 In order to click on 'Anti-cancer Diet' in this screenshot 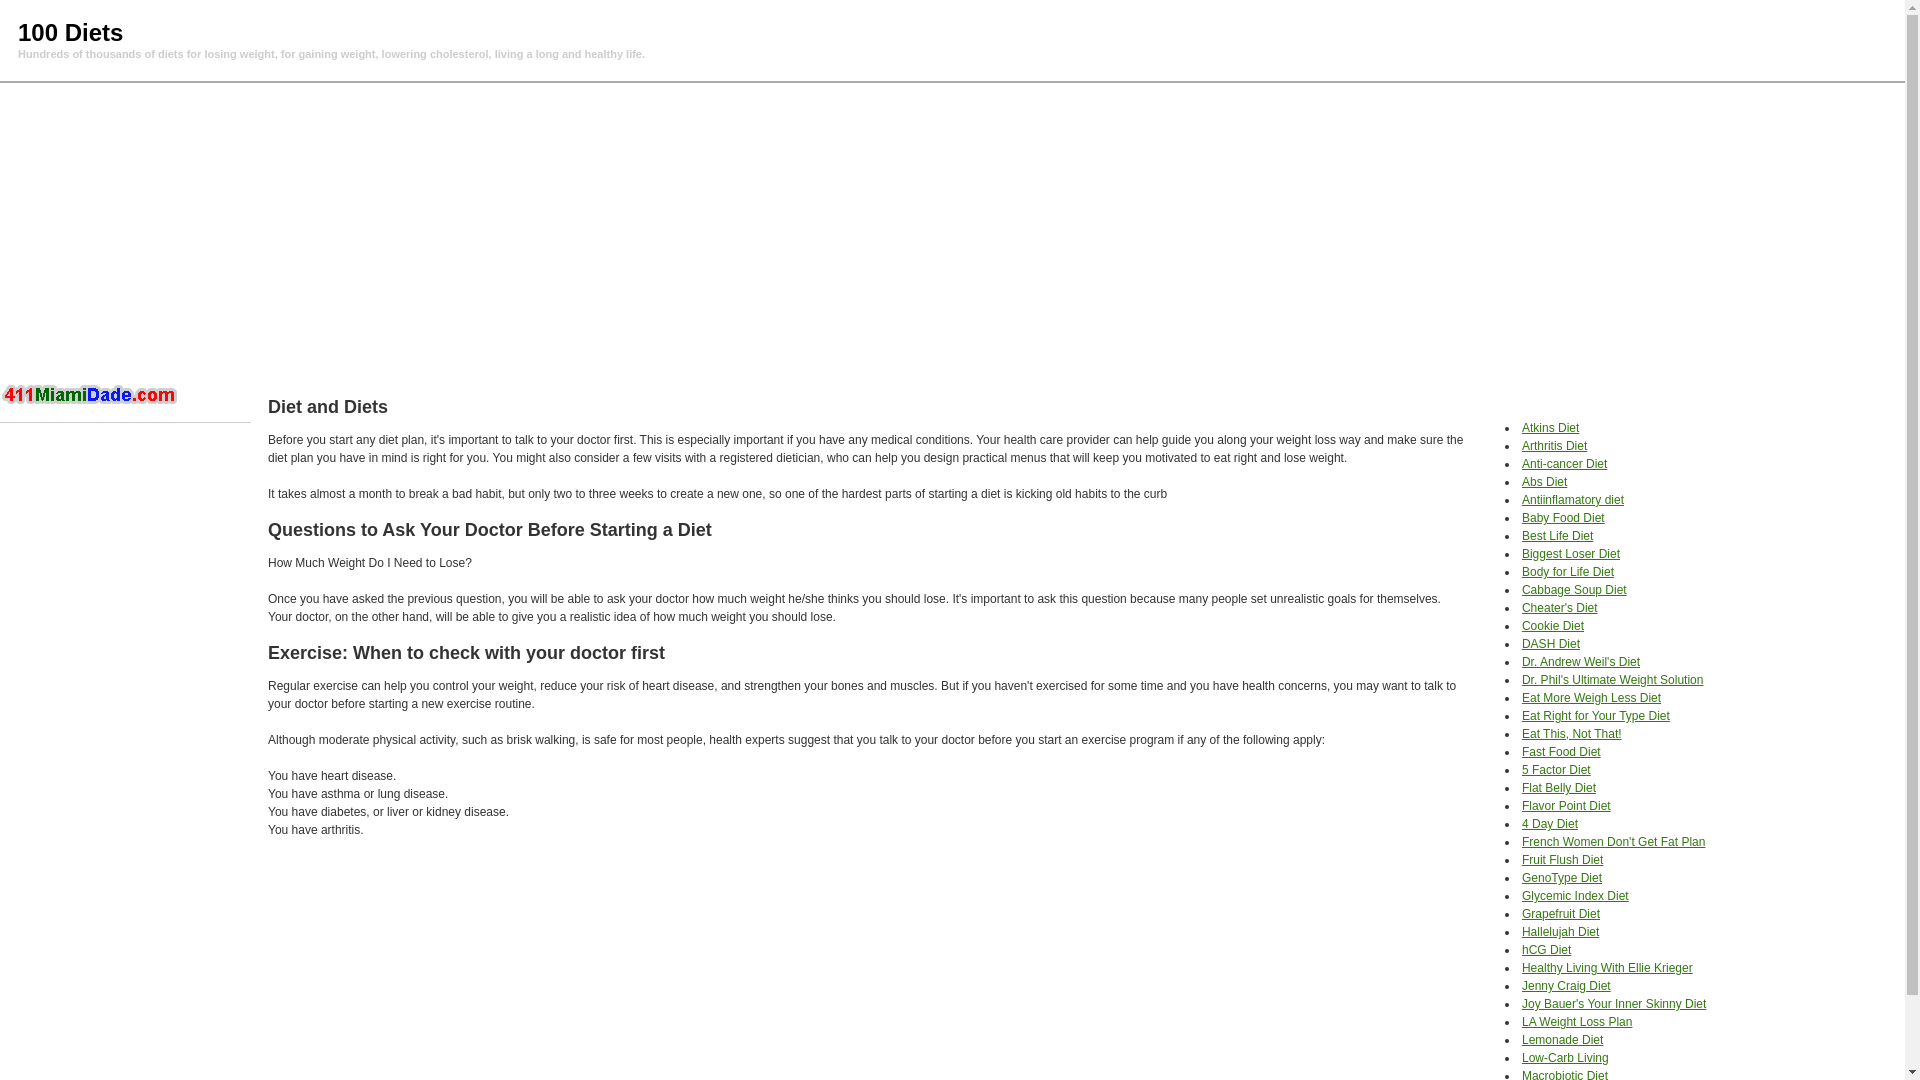, I will do `click(1563, 463)`.